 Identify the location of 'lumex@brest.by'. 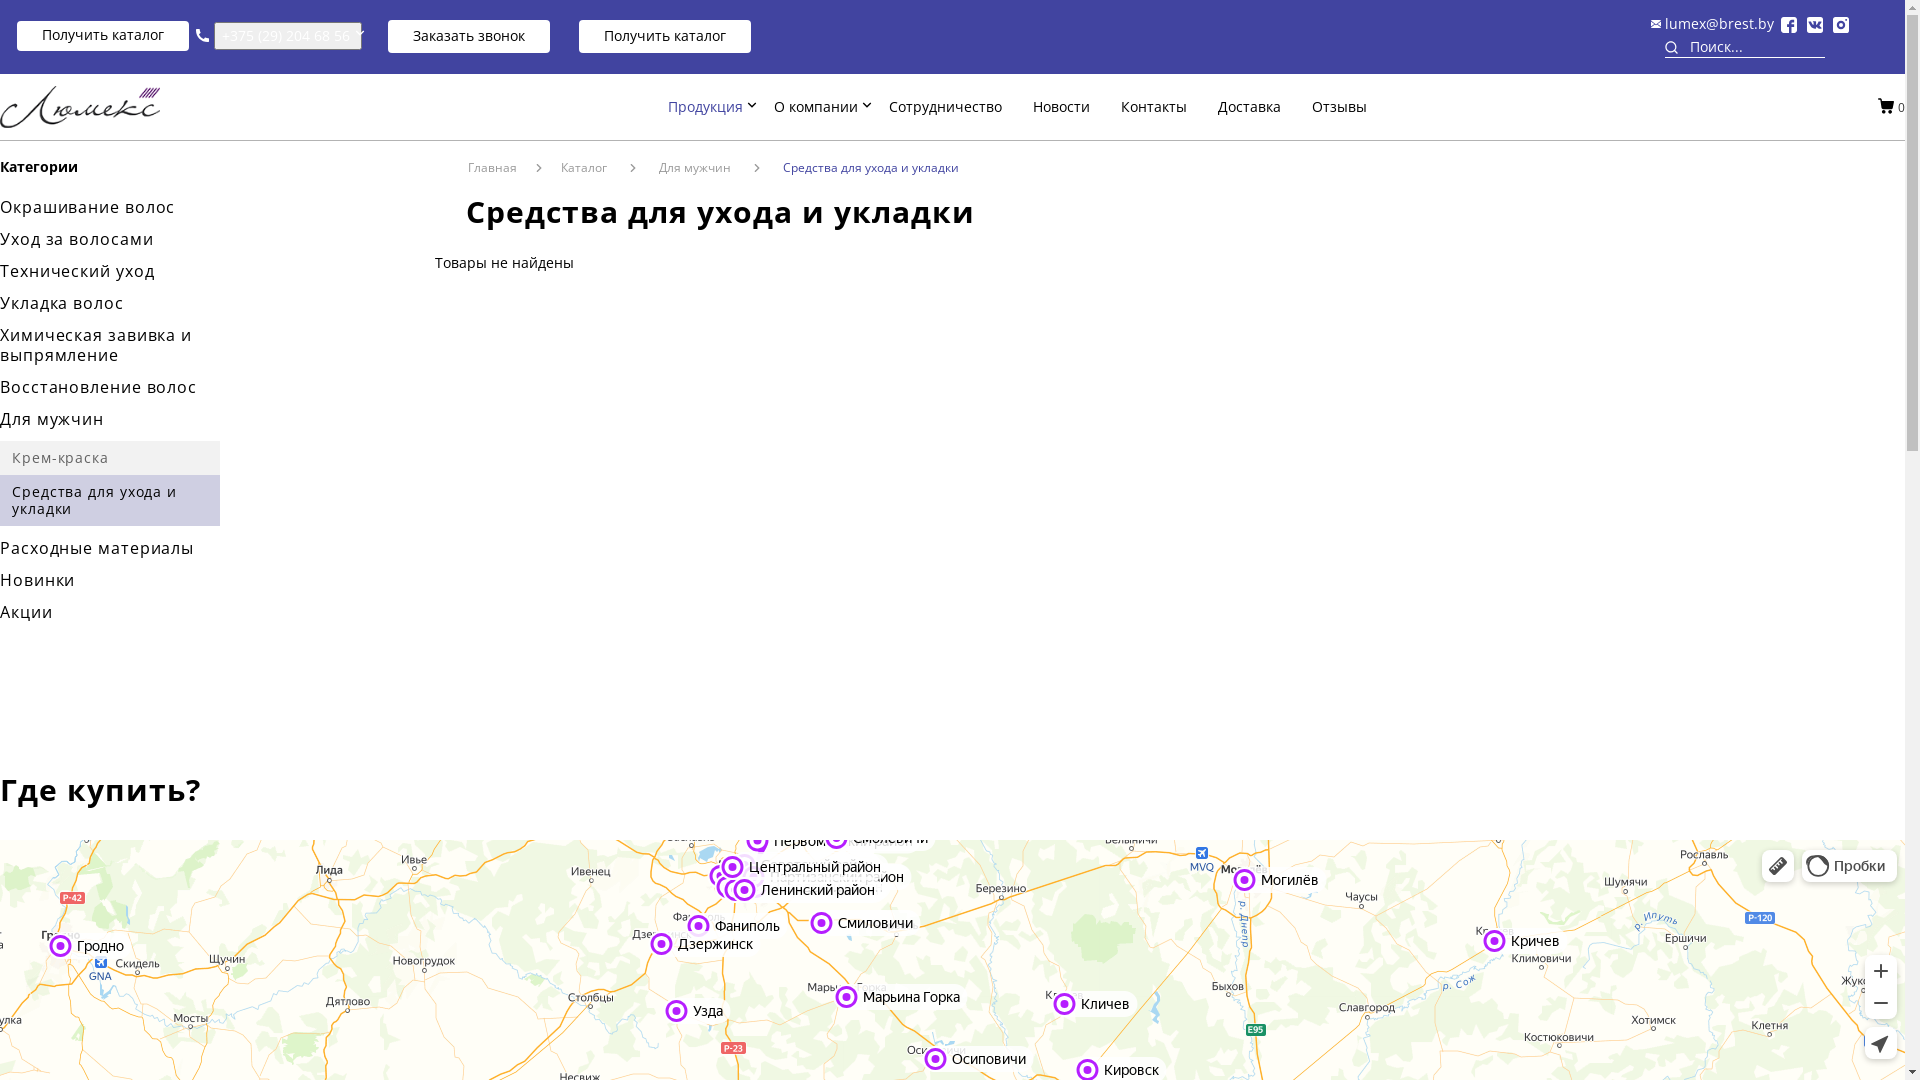
(1718, 23).